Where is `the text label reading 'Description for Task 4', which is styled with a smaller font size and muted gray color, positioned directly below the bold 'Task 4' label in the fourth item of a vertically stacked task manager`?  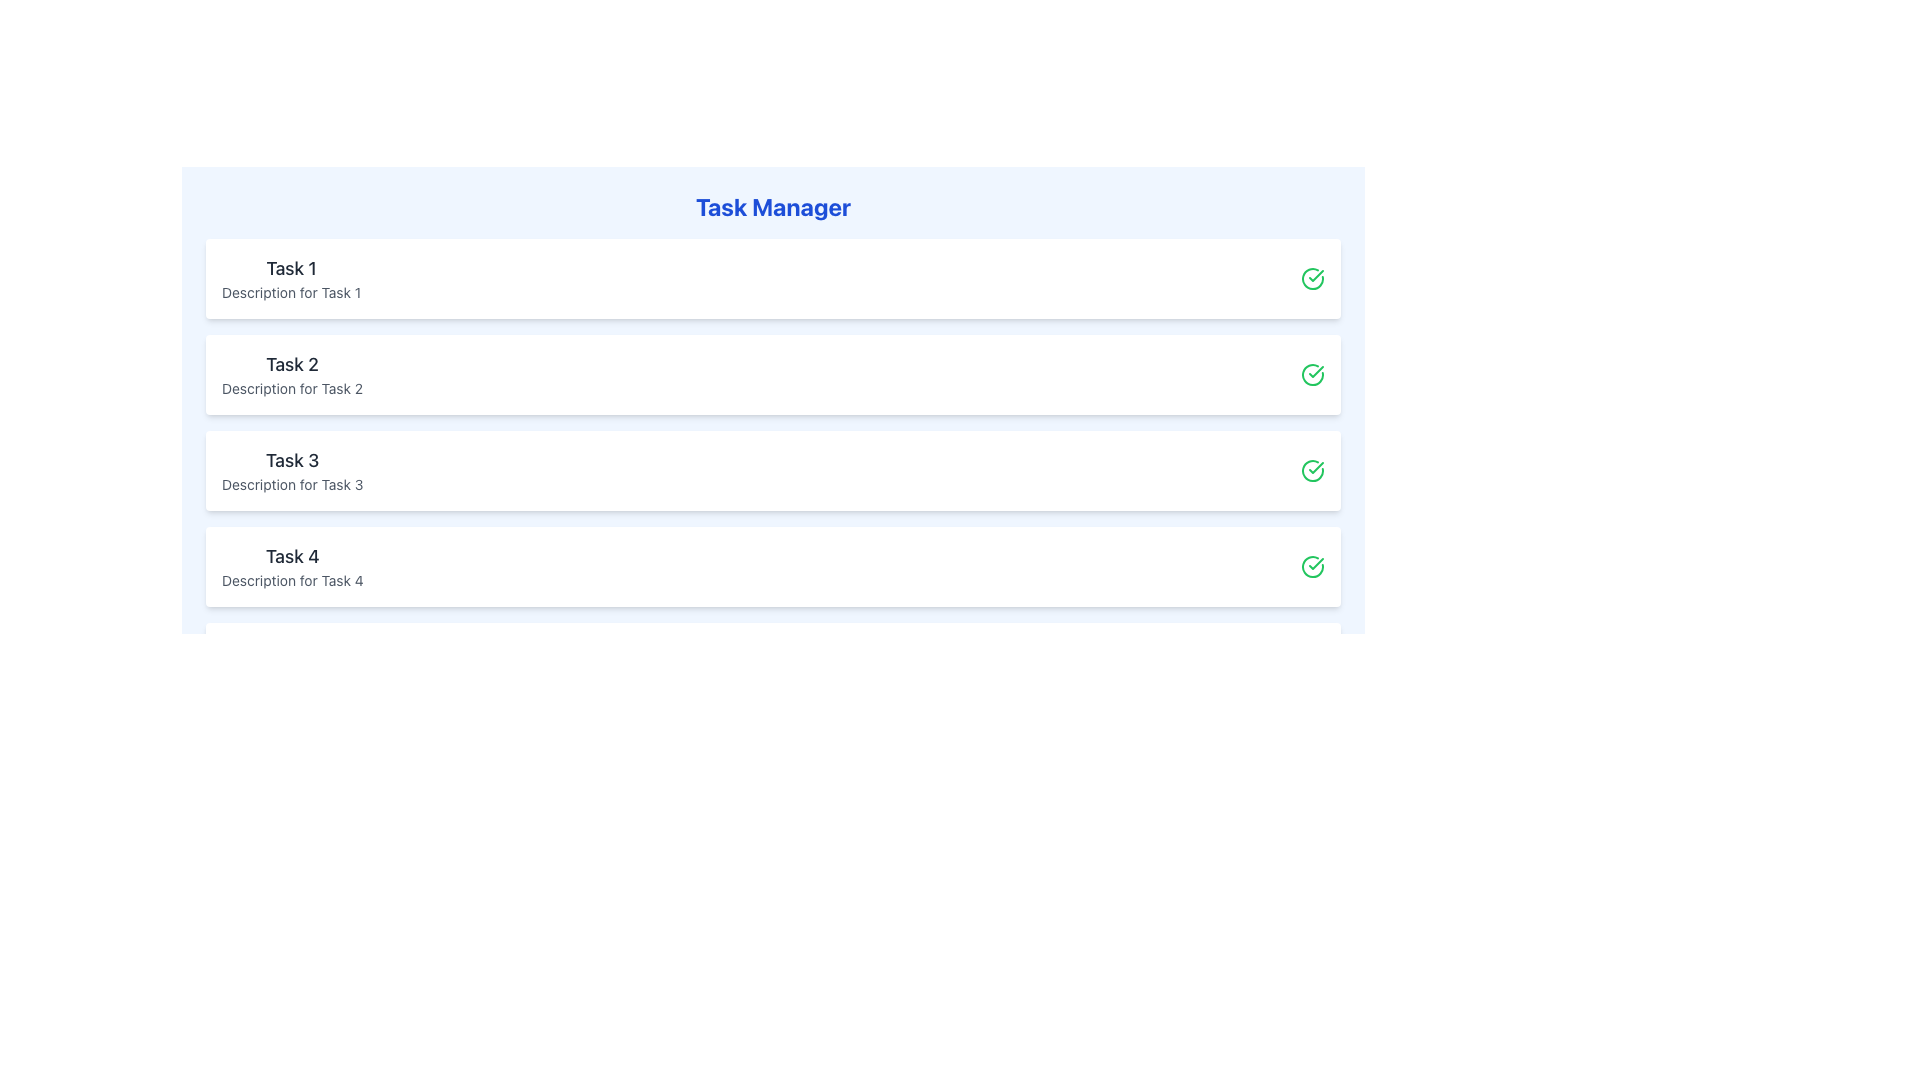 the text label reading 'Description for Task 4', which is styled with a smaller font size and muted gray color, positioned directly below the bold 'Task 4' label in the fourth item of a vertically stacked task manager is located at coordinates (291, 581).